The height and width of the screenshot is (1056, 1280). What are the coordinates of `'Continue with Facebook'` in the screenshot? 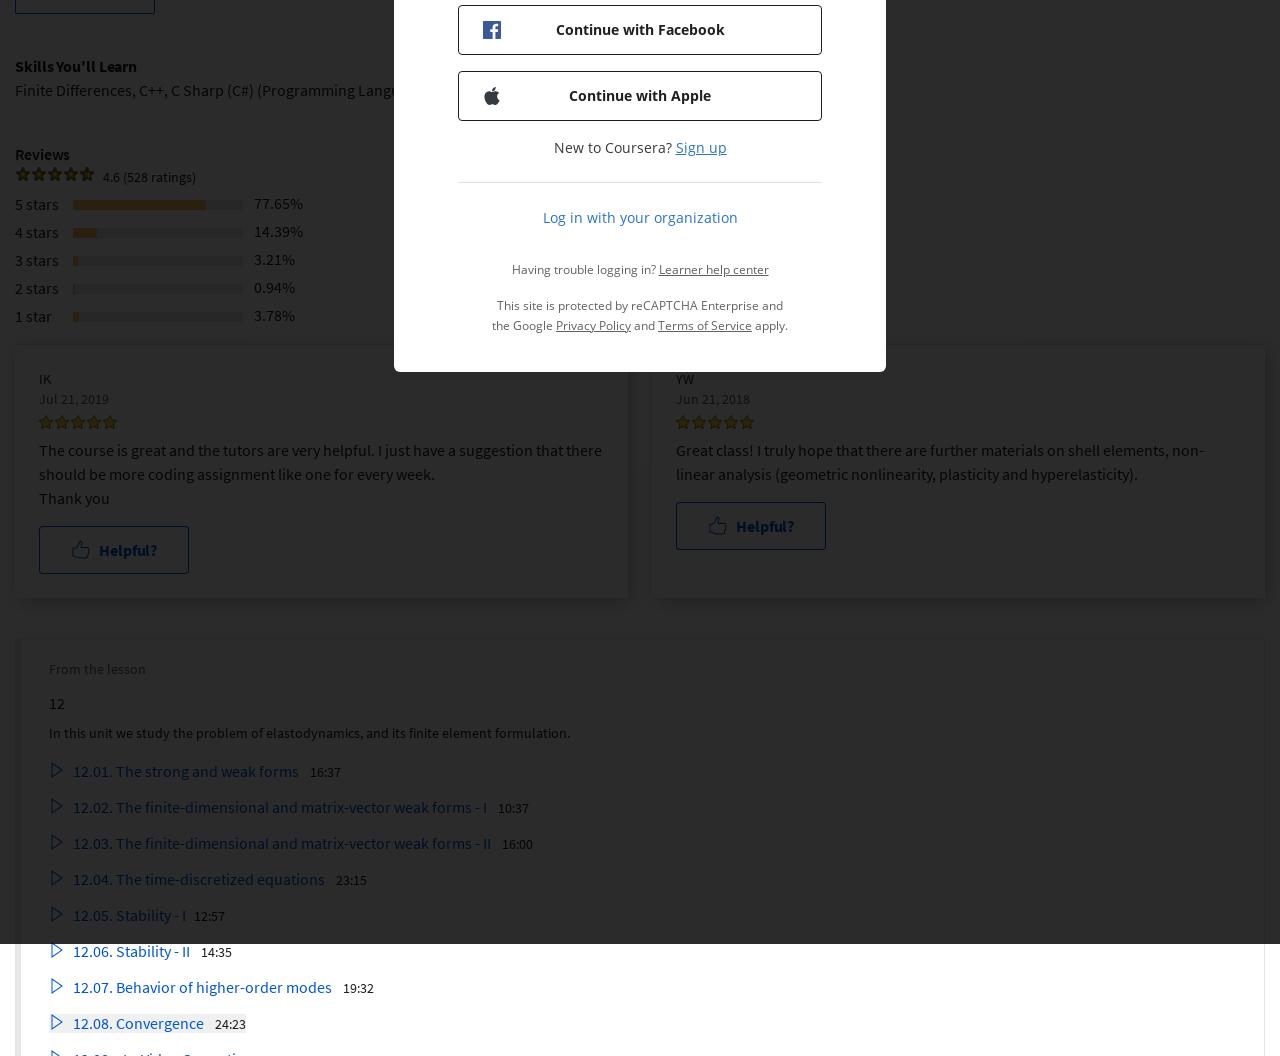 It's located at (555, 29).